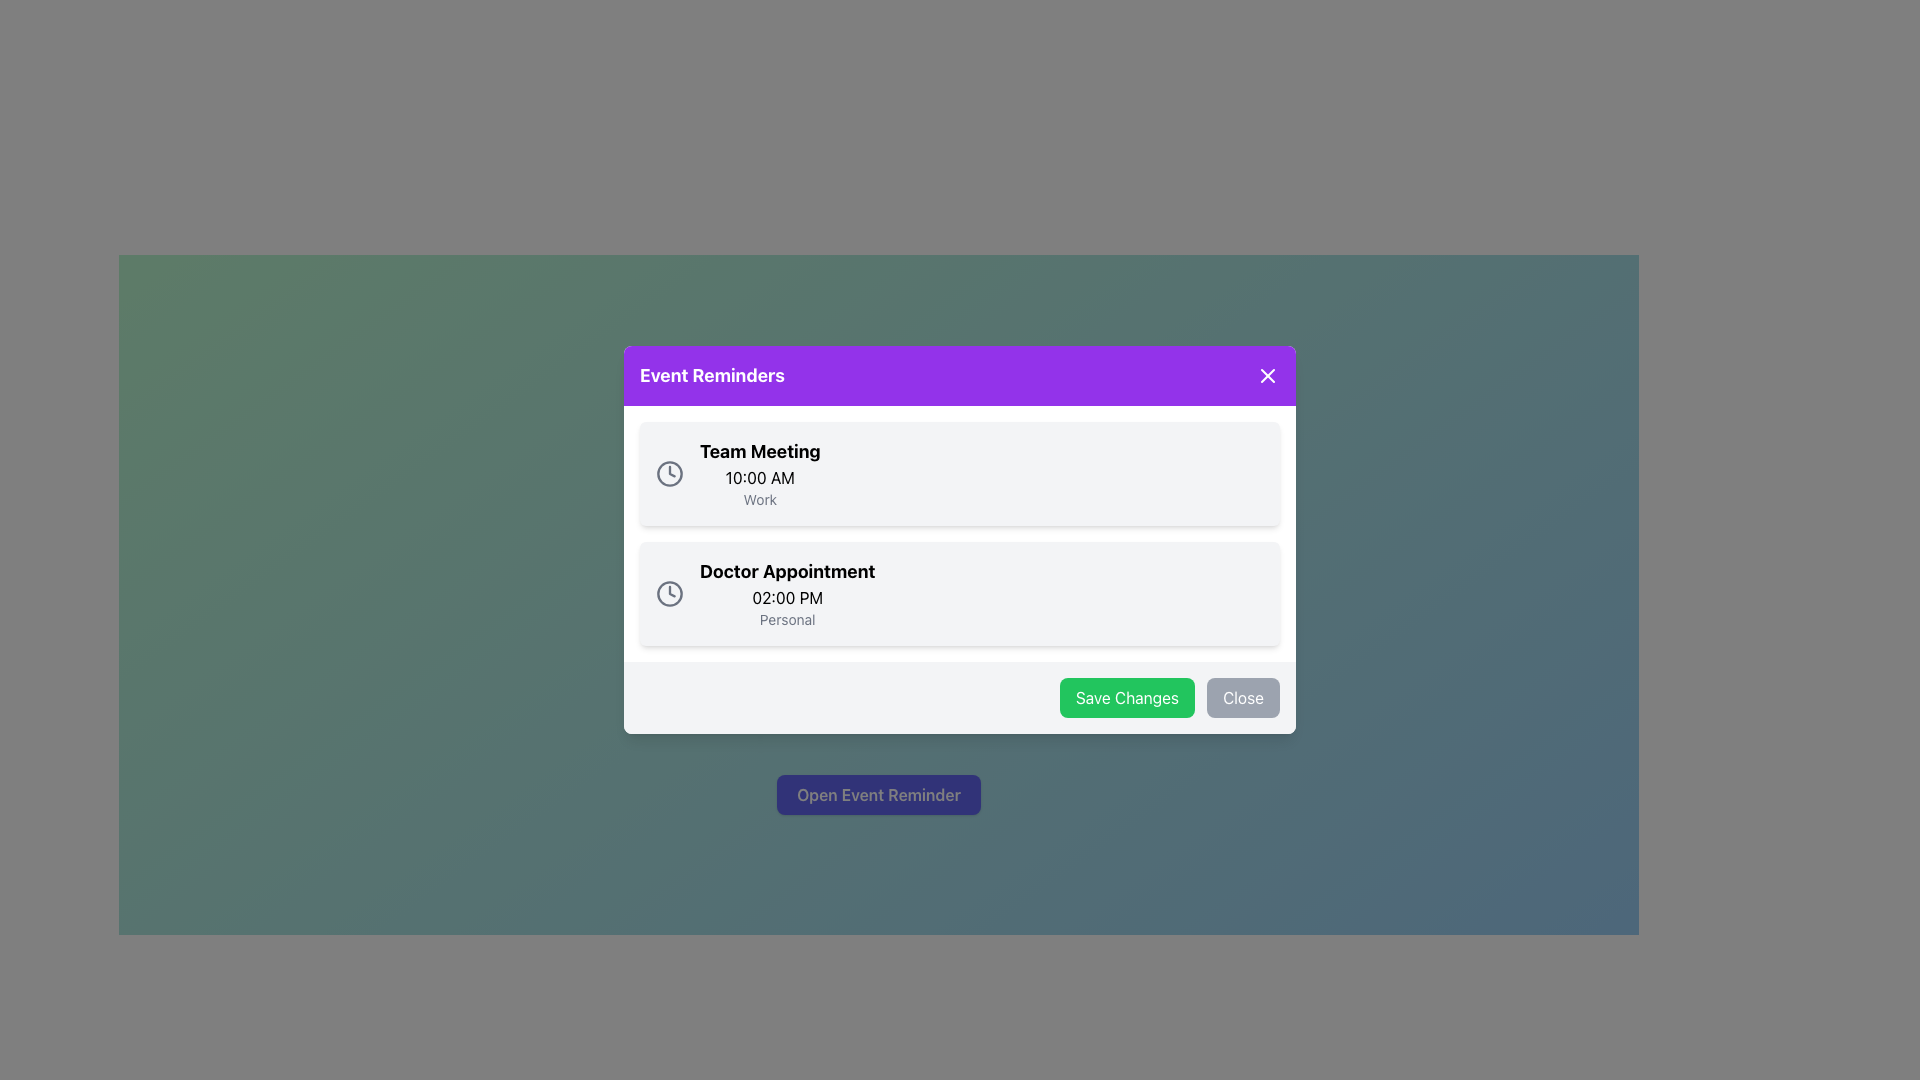  What do you see at coordinates (759, 478) in the screenshot?
I see `the time label displaying '10:00 AM' in the 'Event Reminders' modal, which is positioned below 'Team Meeting' and above 'Work'` at bounding box center [759, 478].